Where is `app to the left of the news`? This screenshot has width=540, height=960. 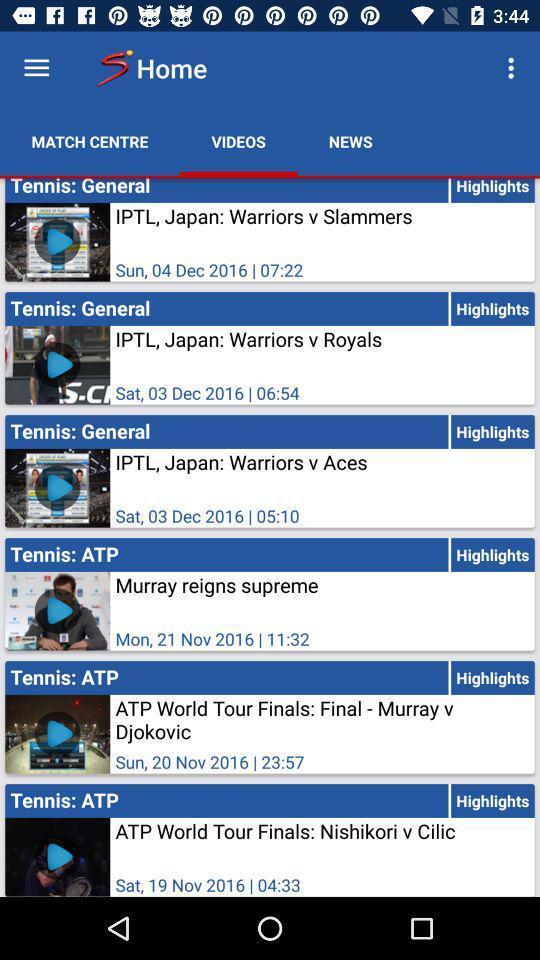
app to the left of the news is located at coordinates (238, 140).